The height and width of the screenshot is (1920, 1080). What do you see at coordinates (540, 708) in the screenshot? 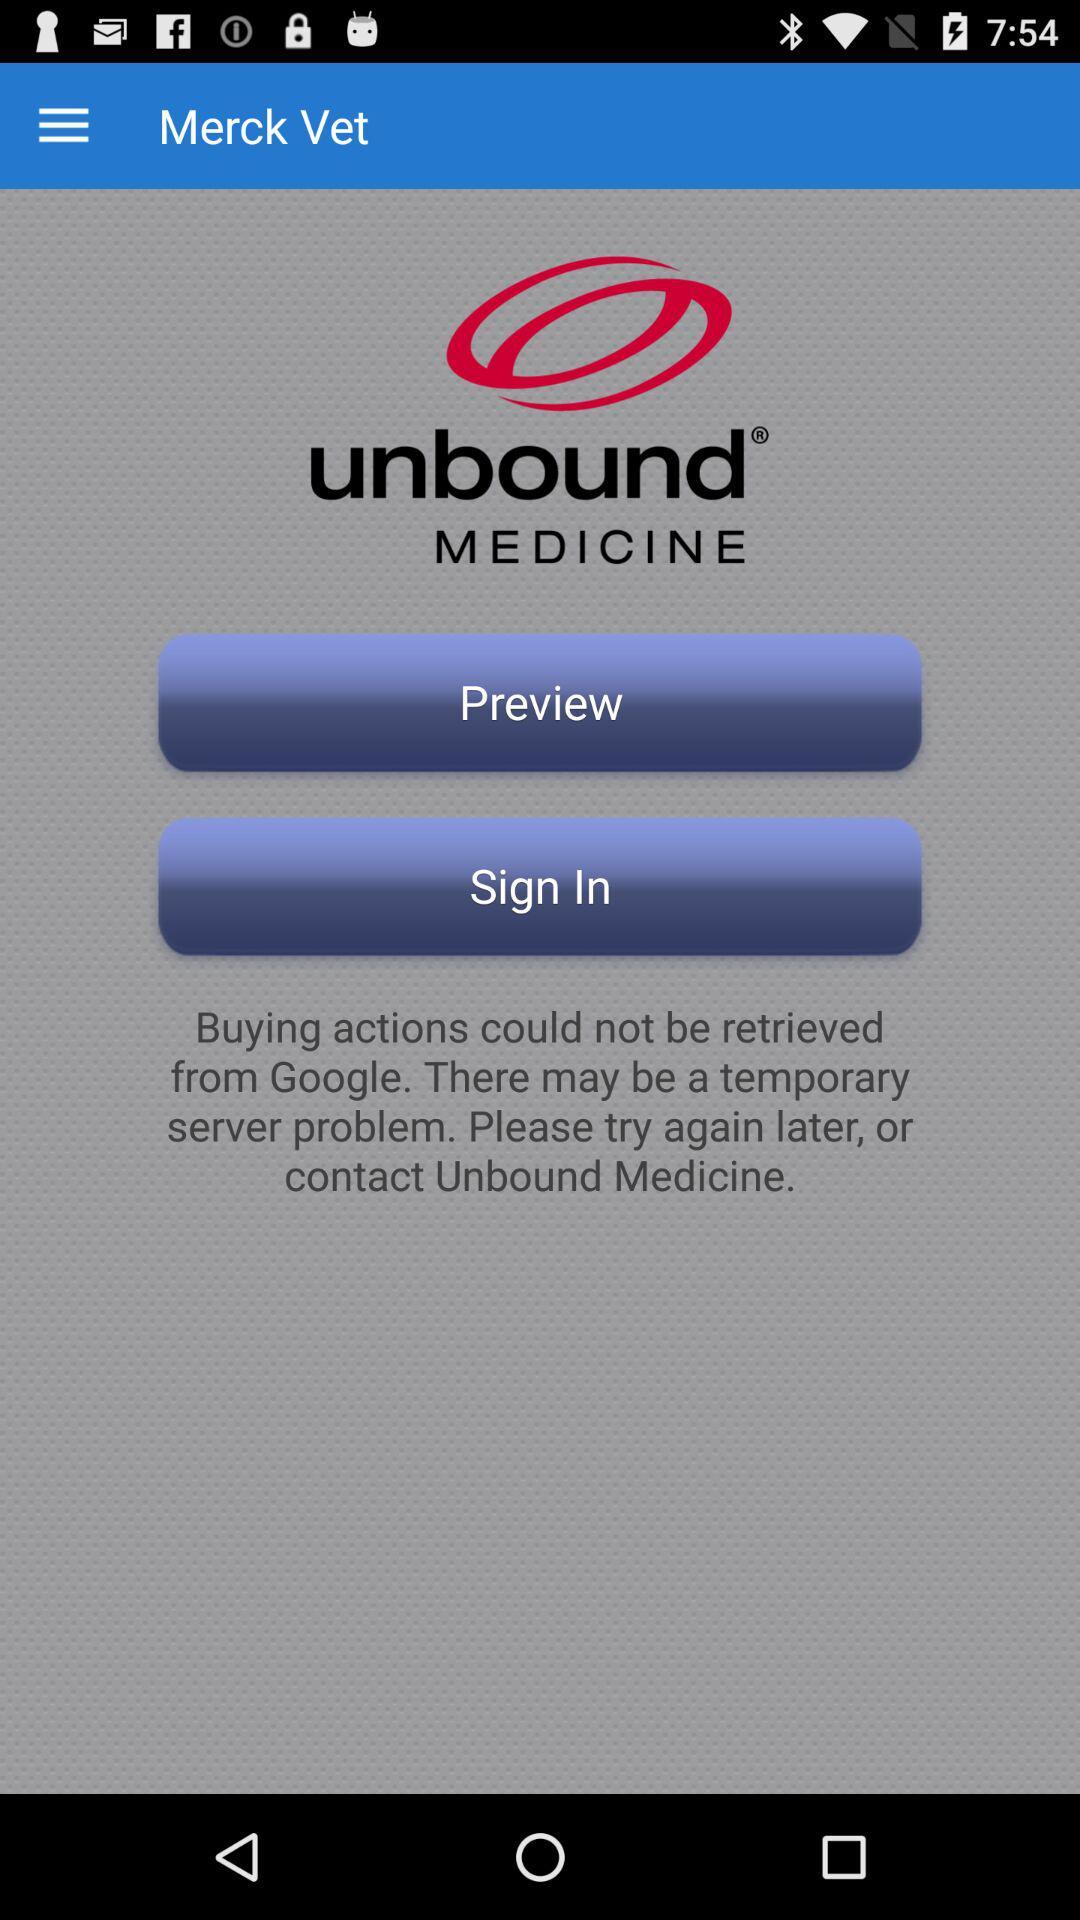
I see `the preview button` at bounding box center [540, 708].